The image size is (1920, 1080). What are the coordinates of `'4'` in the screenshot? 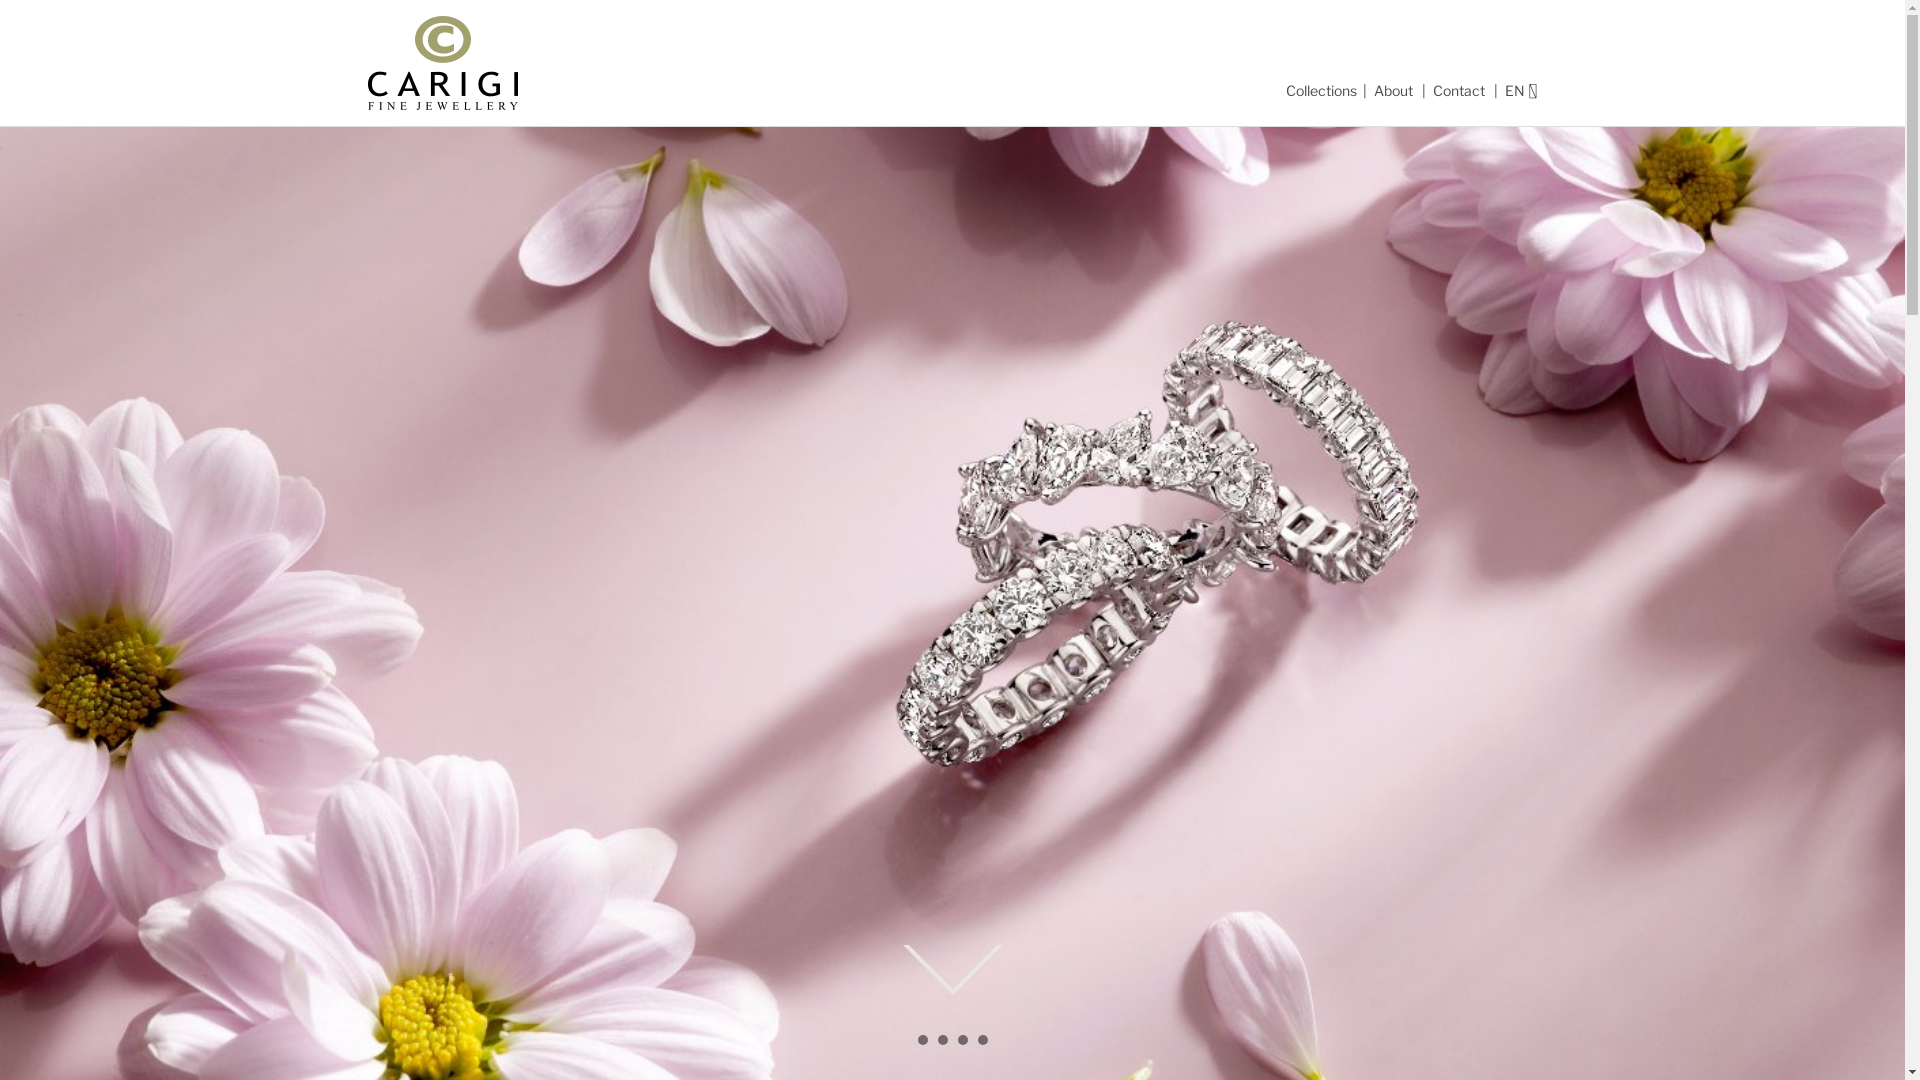 It's located at (982, 1044).